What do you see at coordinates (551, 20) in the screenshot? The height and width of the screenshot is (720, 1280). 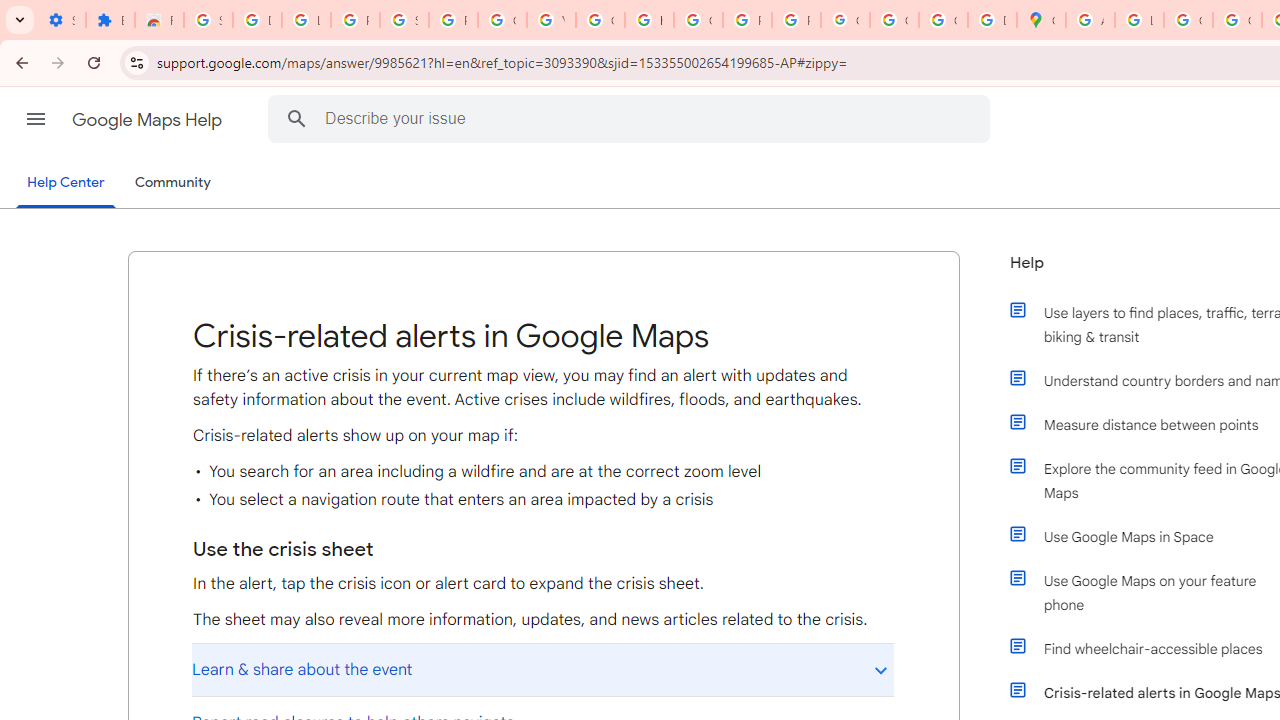 I see `'YouTube'` at bounding box center [551, 20].